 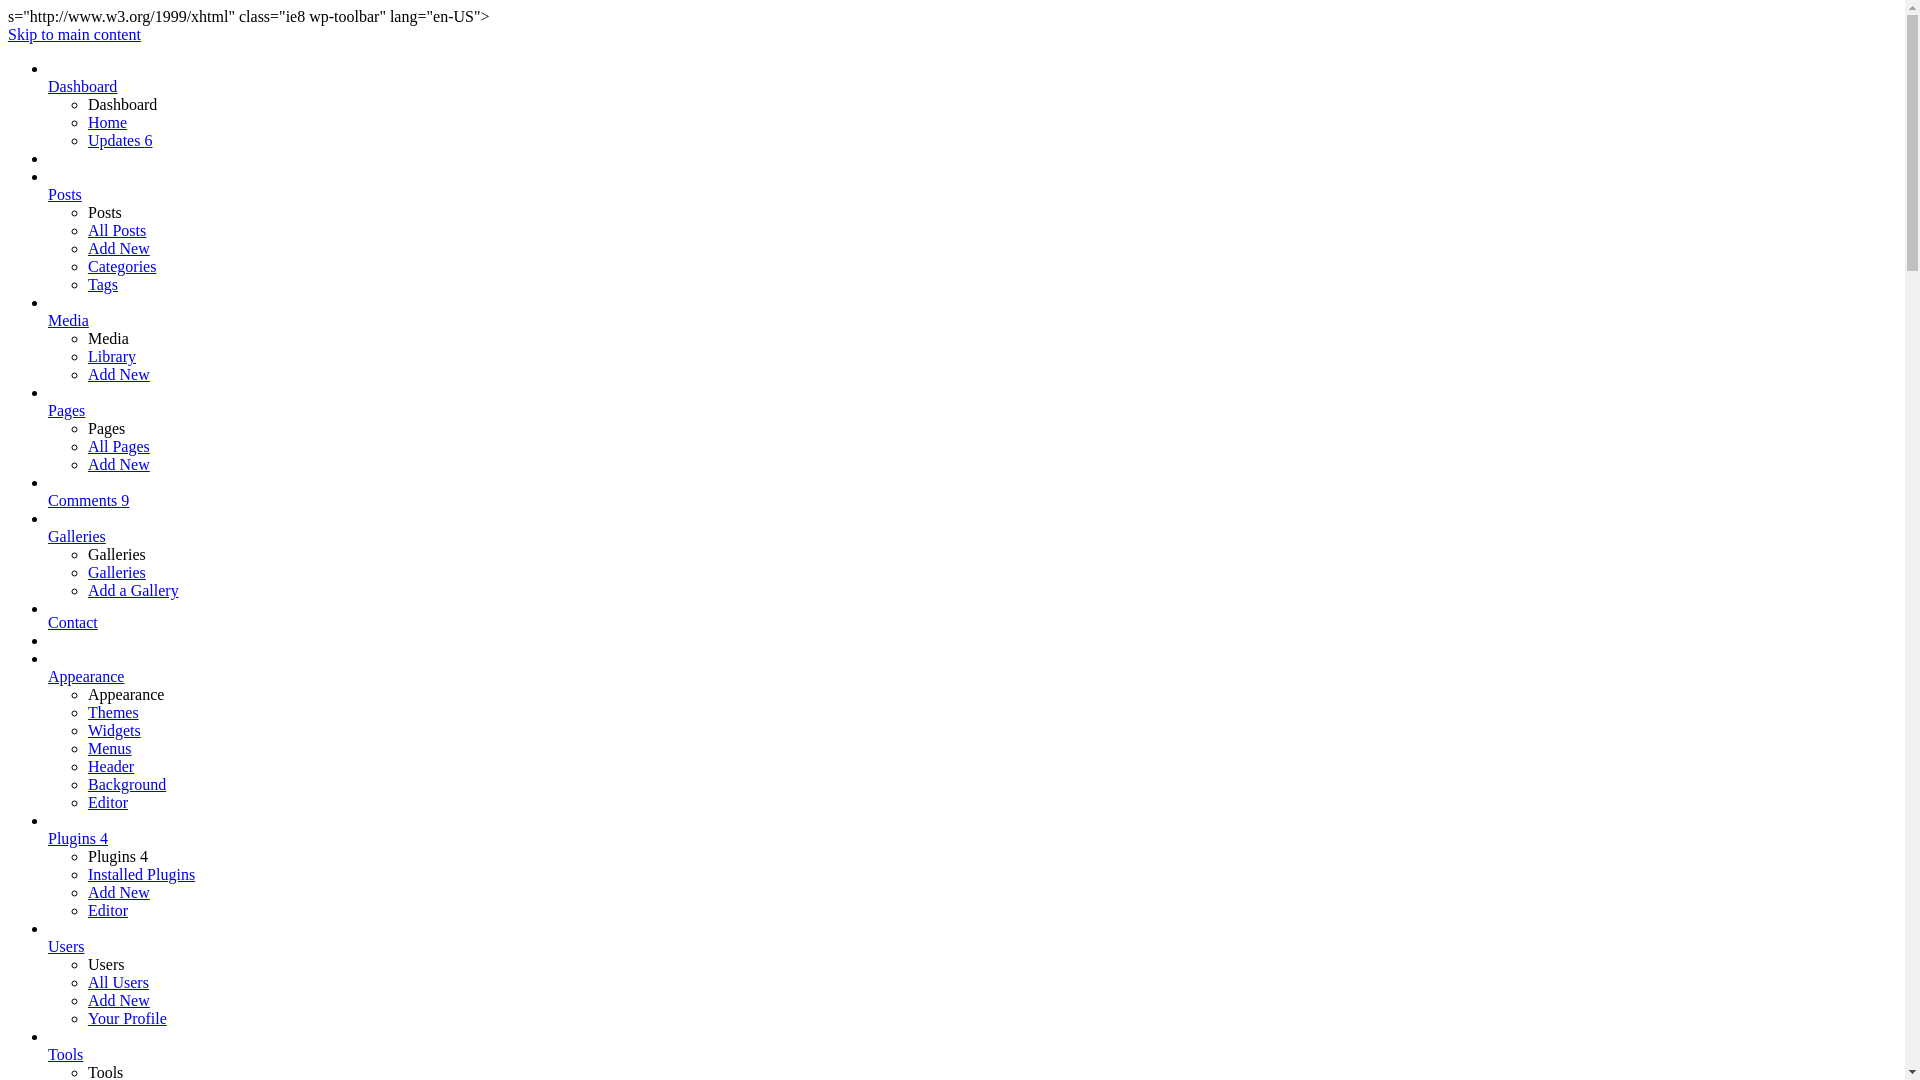 I want to click on 'Add a Gallery', so click(x=132, y=589).